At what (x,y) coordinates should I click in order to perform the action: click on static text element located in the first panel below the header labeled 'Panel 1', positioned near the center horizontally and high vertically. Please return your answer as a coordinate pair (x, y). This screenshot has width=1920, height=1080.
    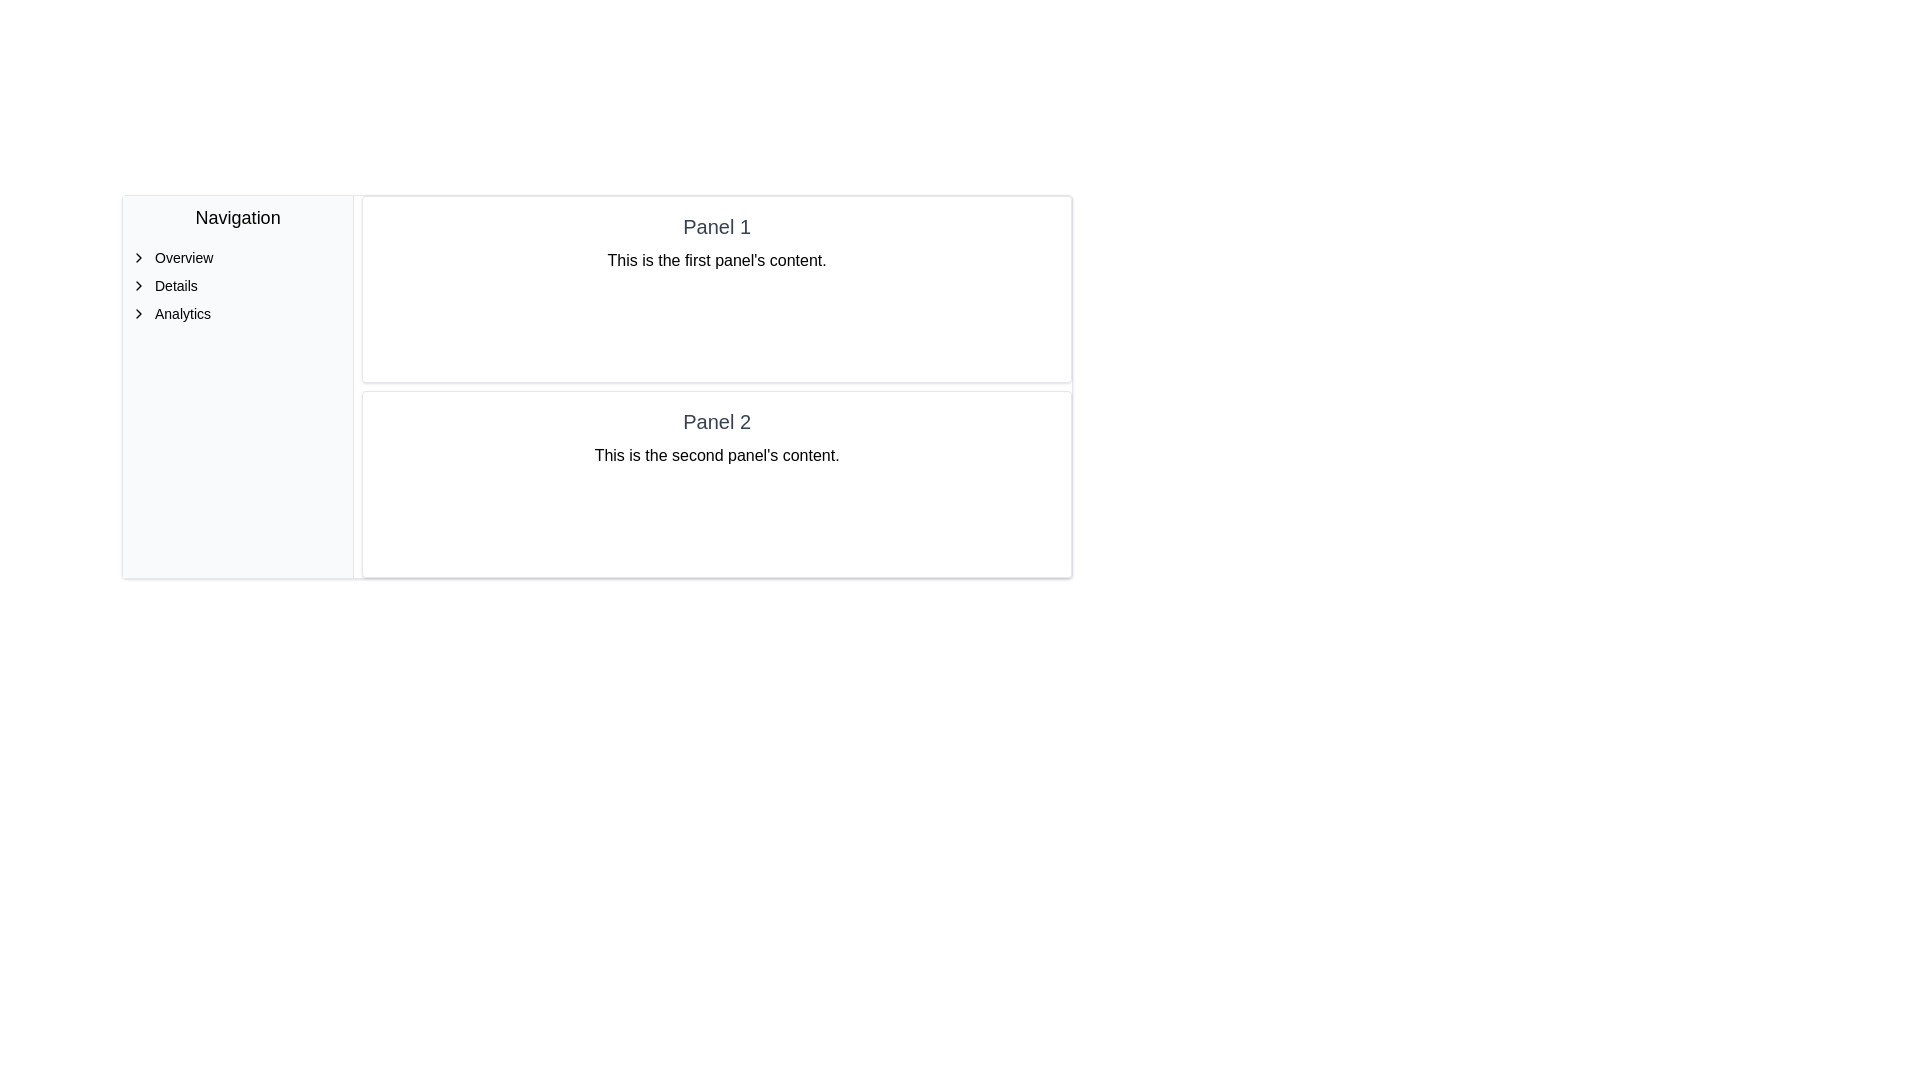
    Looking at the image, I should click on (717, 260).